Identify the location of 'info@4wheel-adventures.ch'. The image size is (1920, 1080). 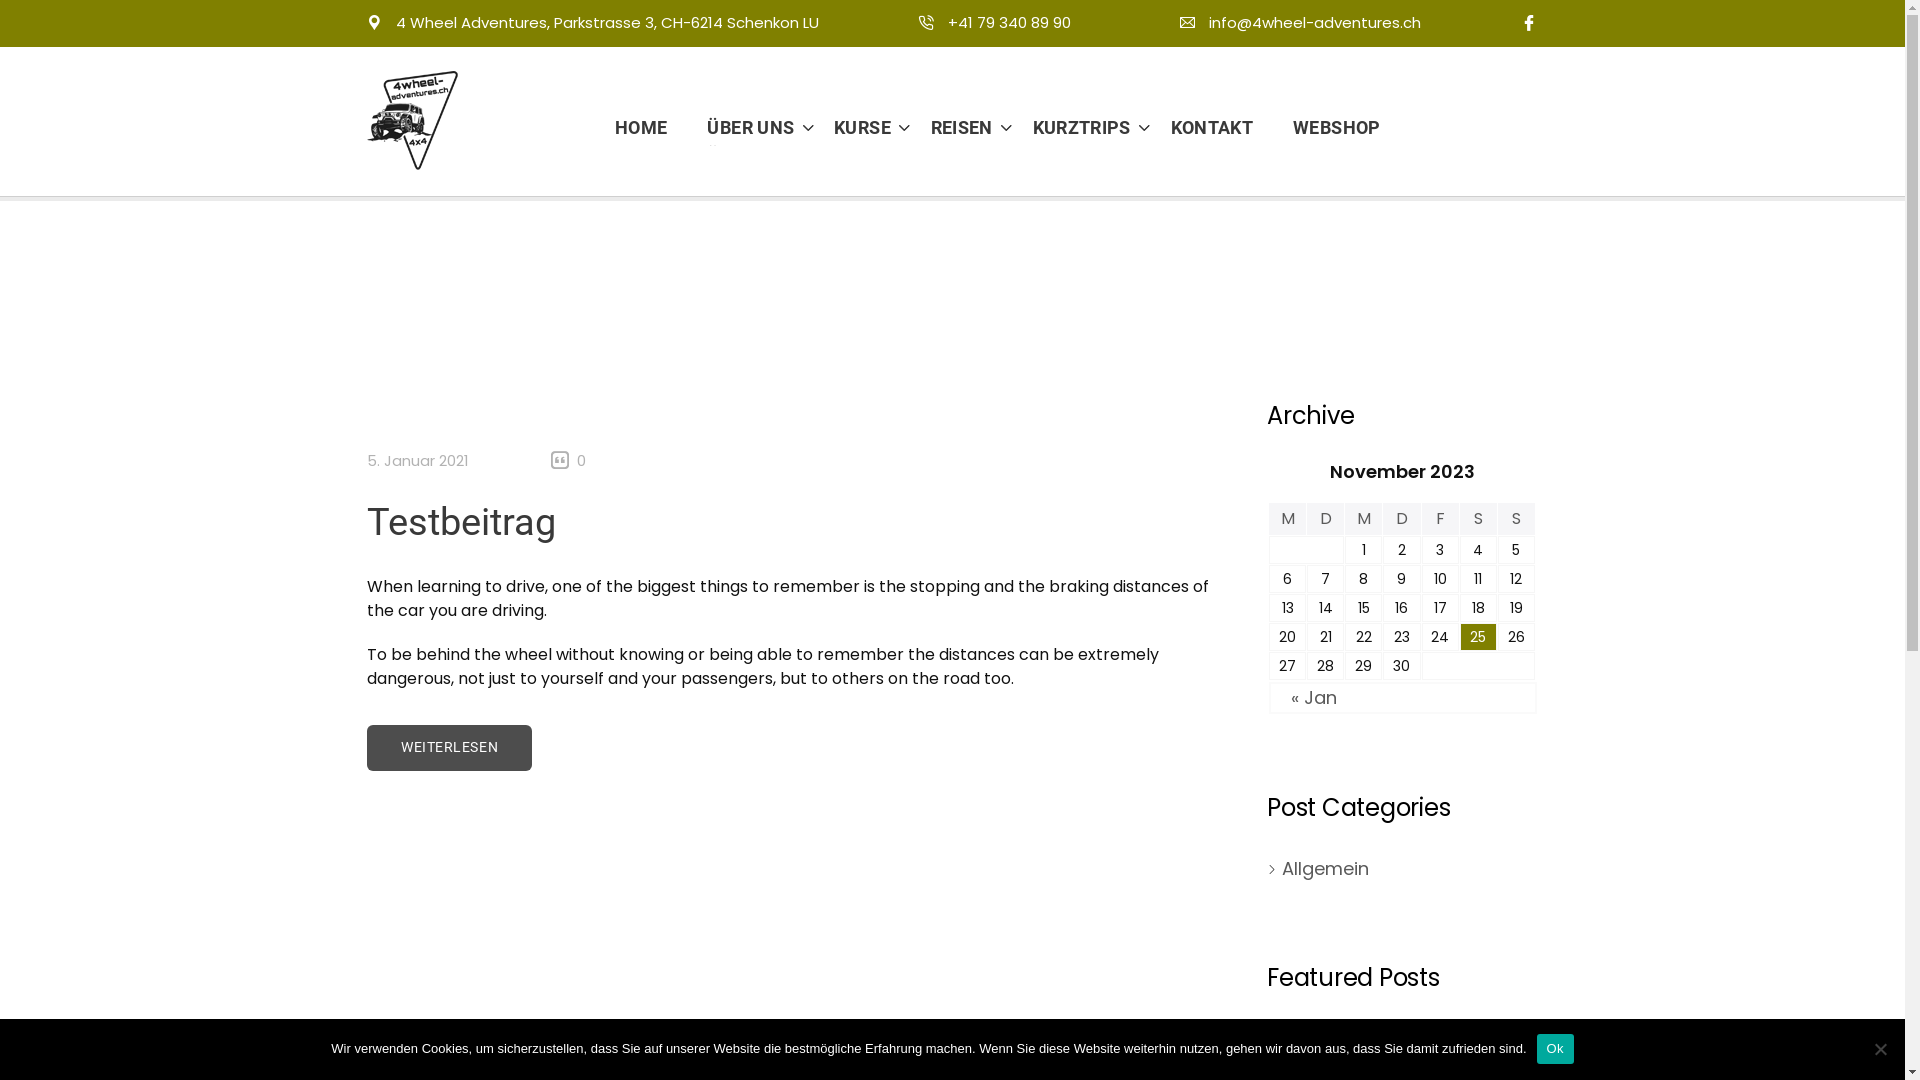
(1300, 22).